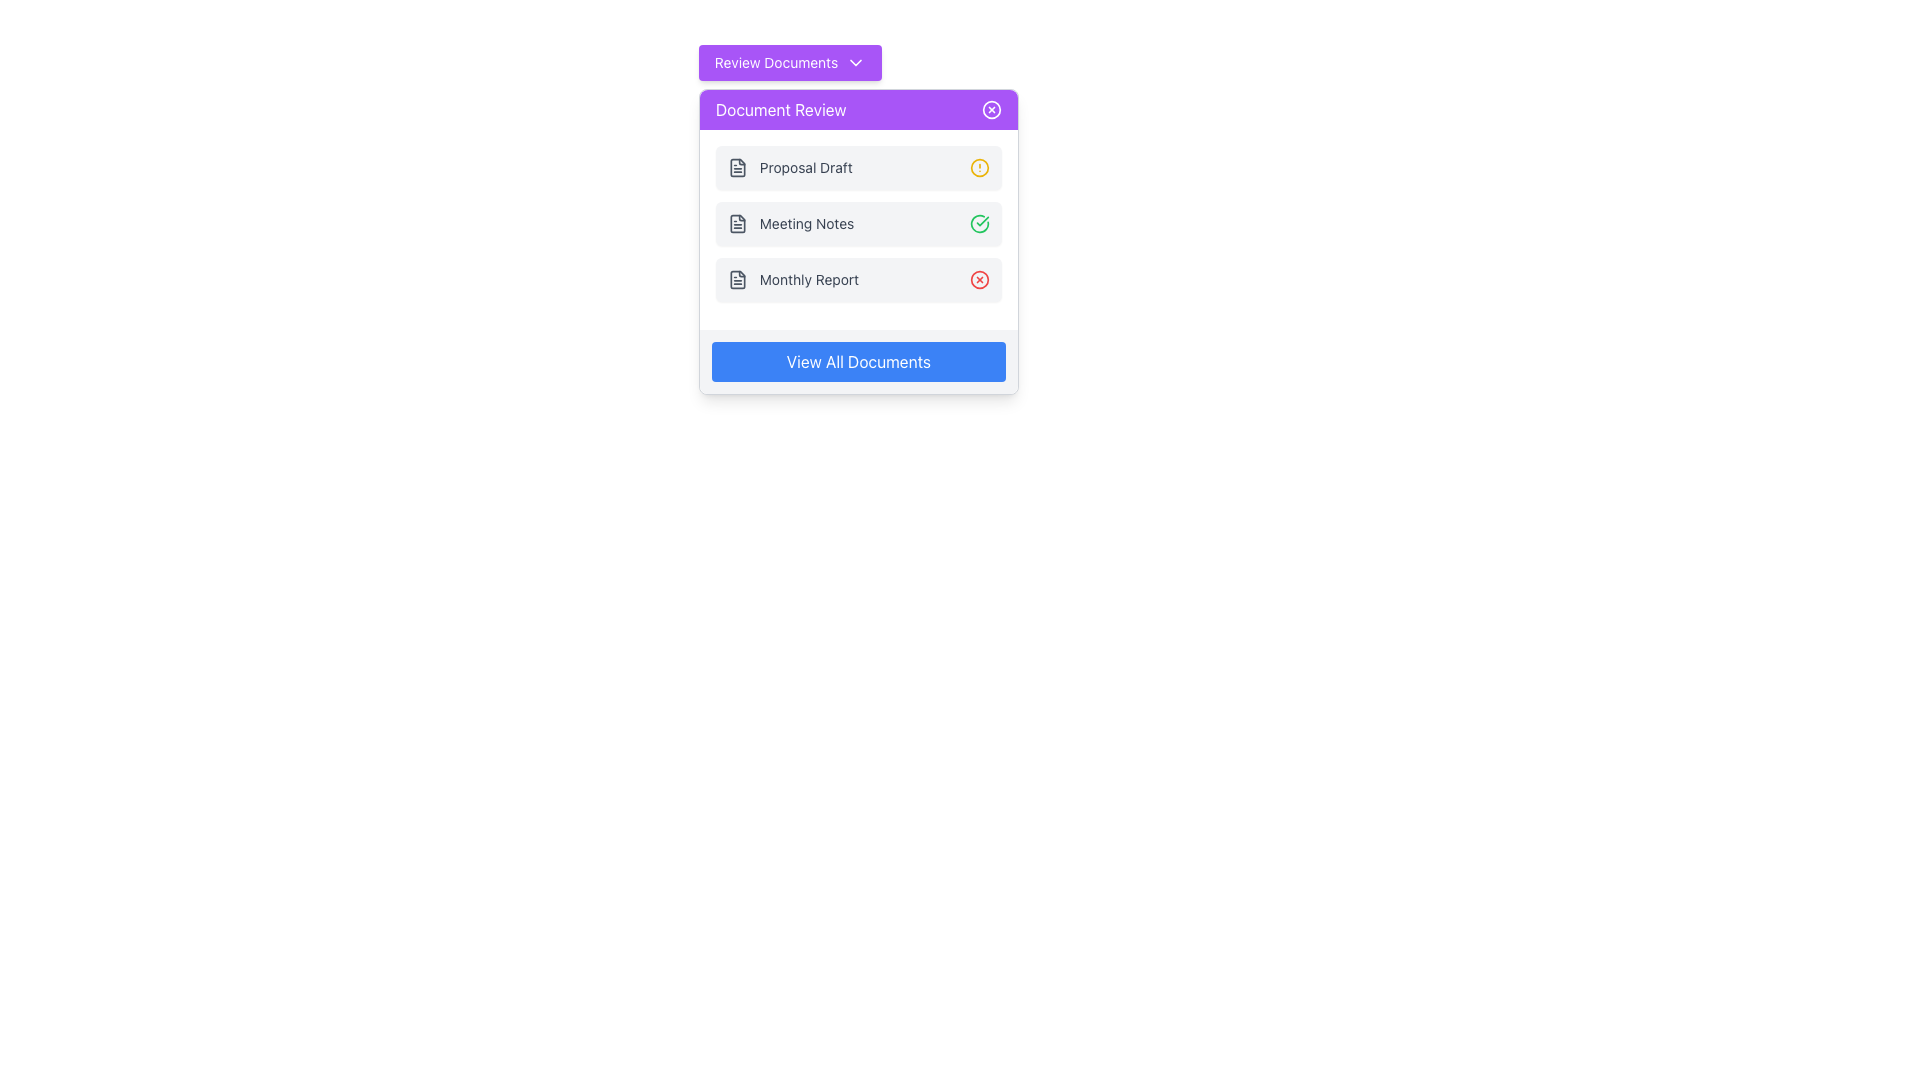 The height and width of the screenshot is (1080, 1920). I want to click on the button located at the top-left corner of the visible interface, so click(789, 61).